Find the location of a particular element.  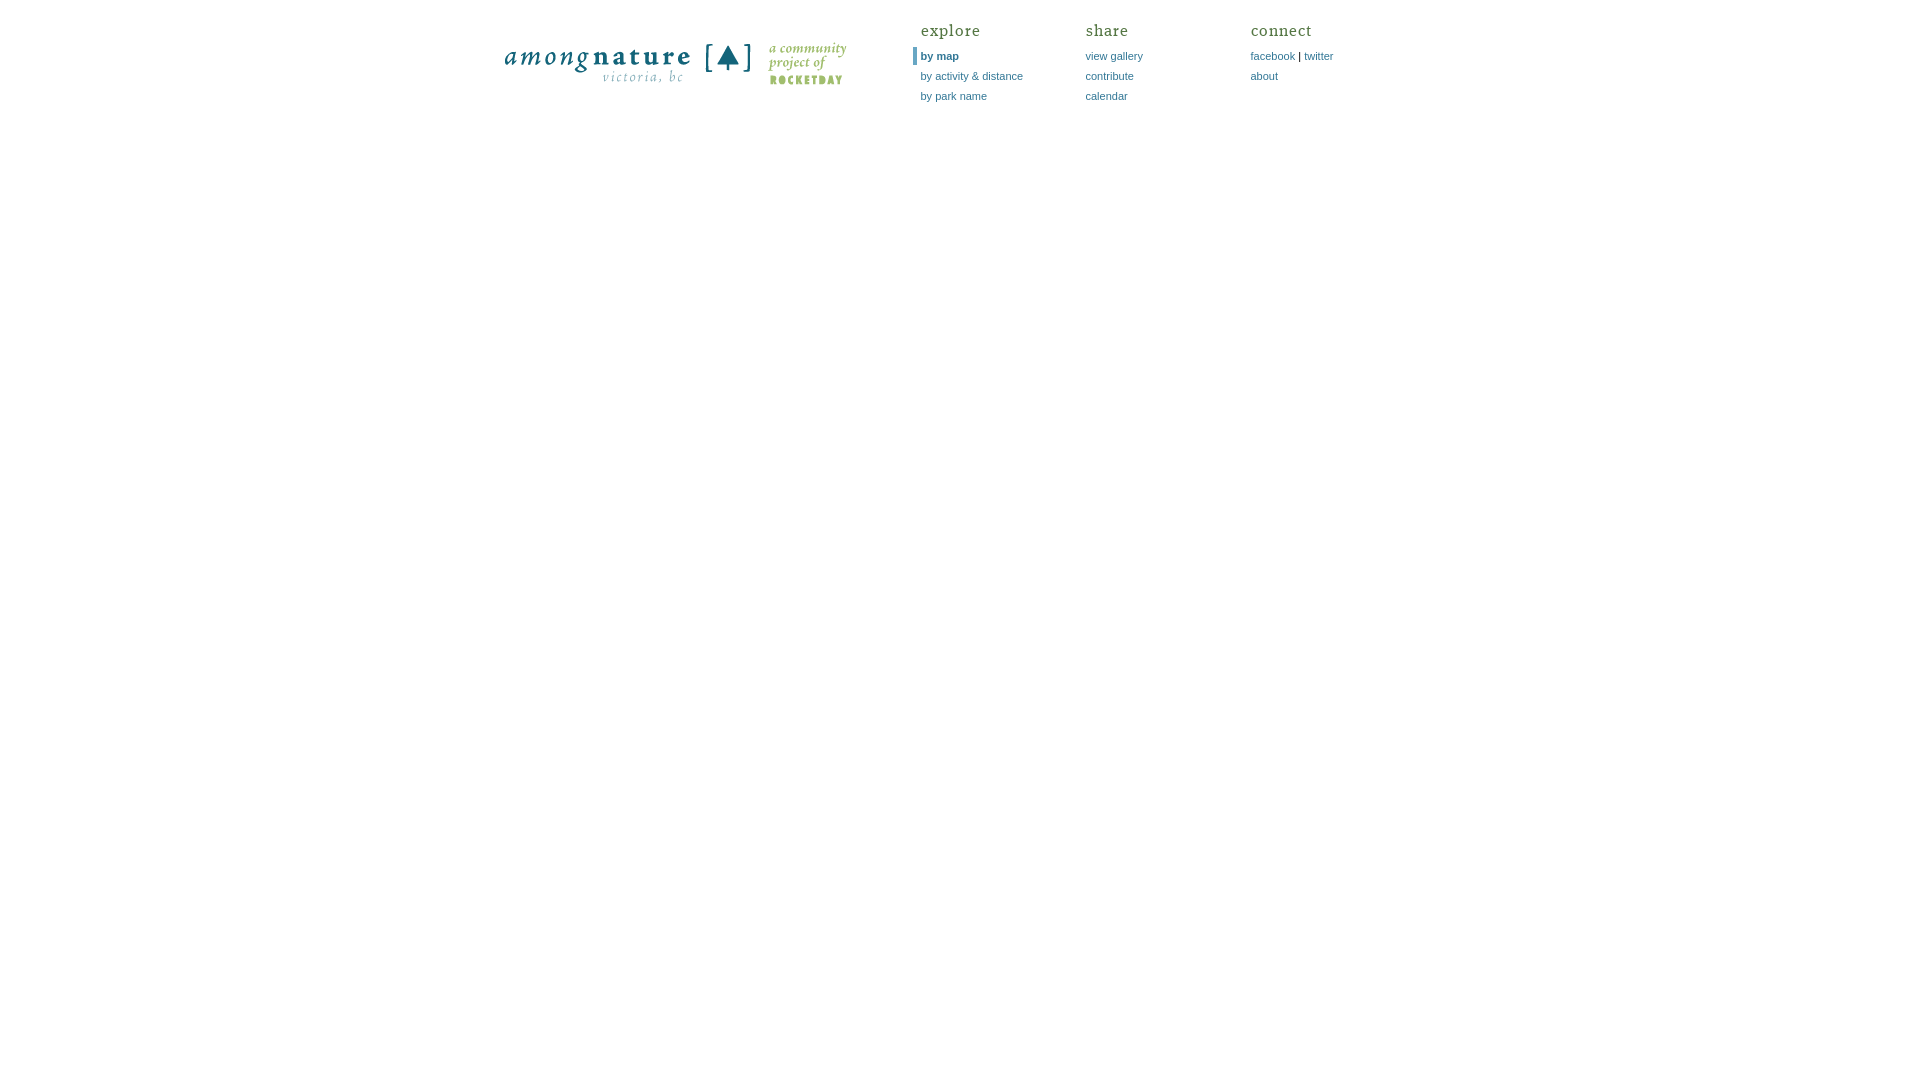

'twitter' is located at coordinates (1318, 55).